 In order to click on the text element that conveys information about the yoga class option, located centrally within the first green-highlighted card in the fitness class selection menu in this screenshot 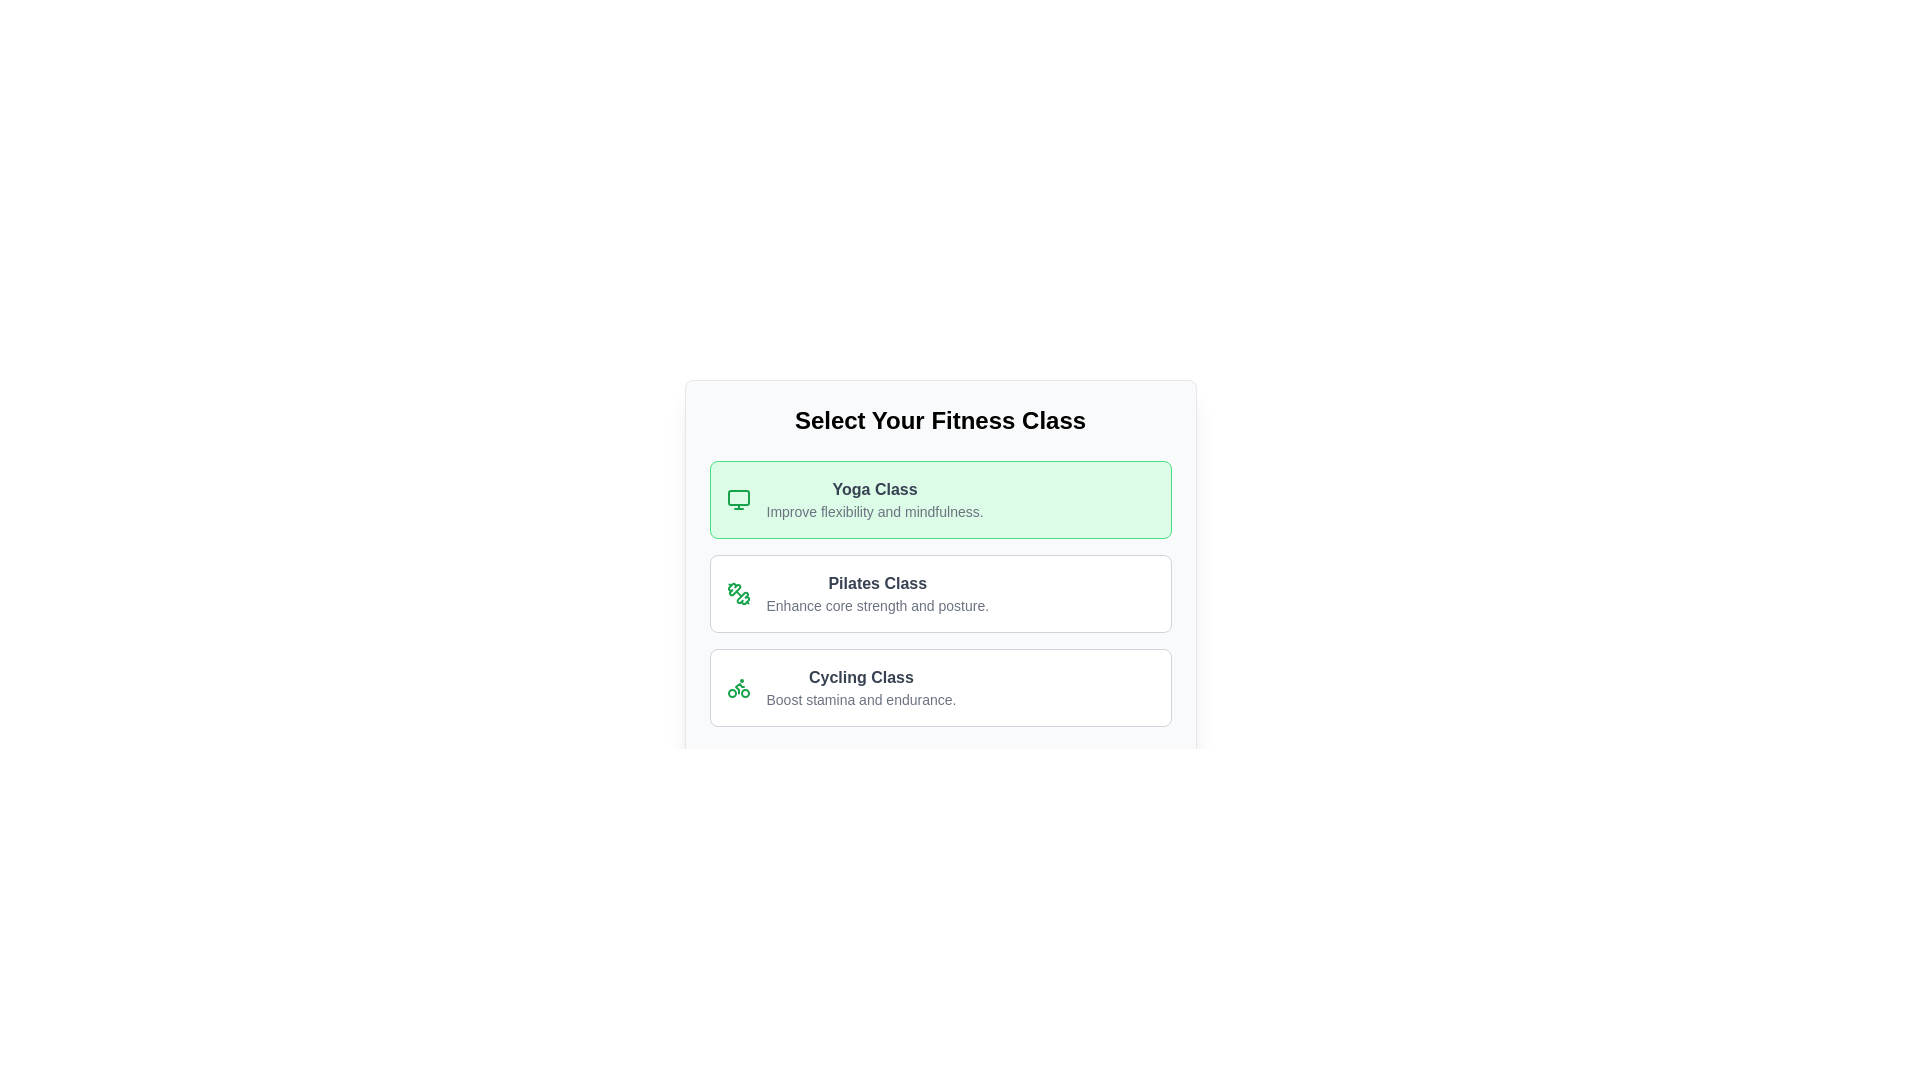, I will do `click(875, 499)`.